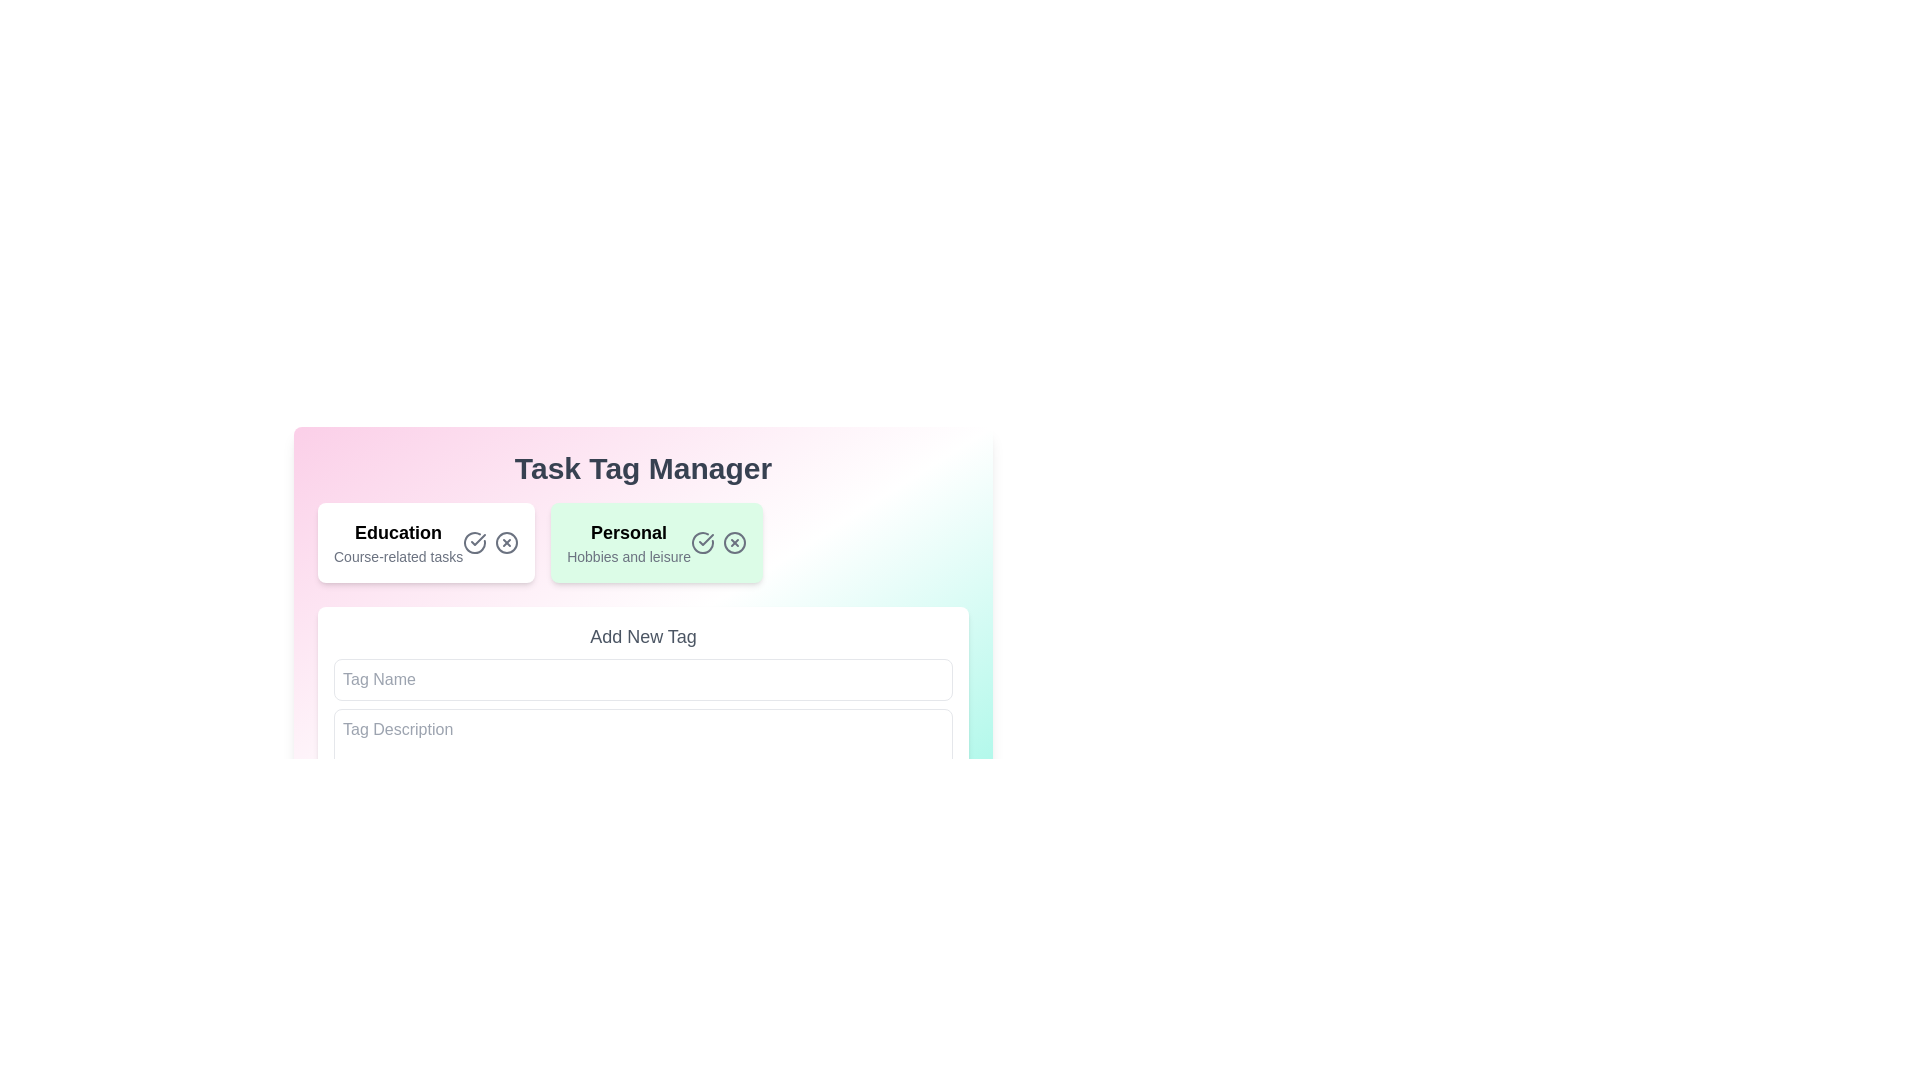 The height and width of the screenshot is (1080, 1920). Describe the element at coordinates (507, 543) in the screenshot. I see `the circular icon button with a gray border and a red cross` at that location.